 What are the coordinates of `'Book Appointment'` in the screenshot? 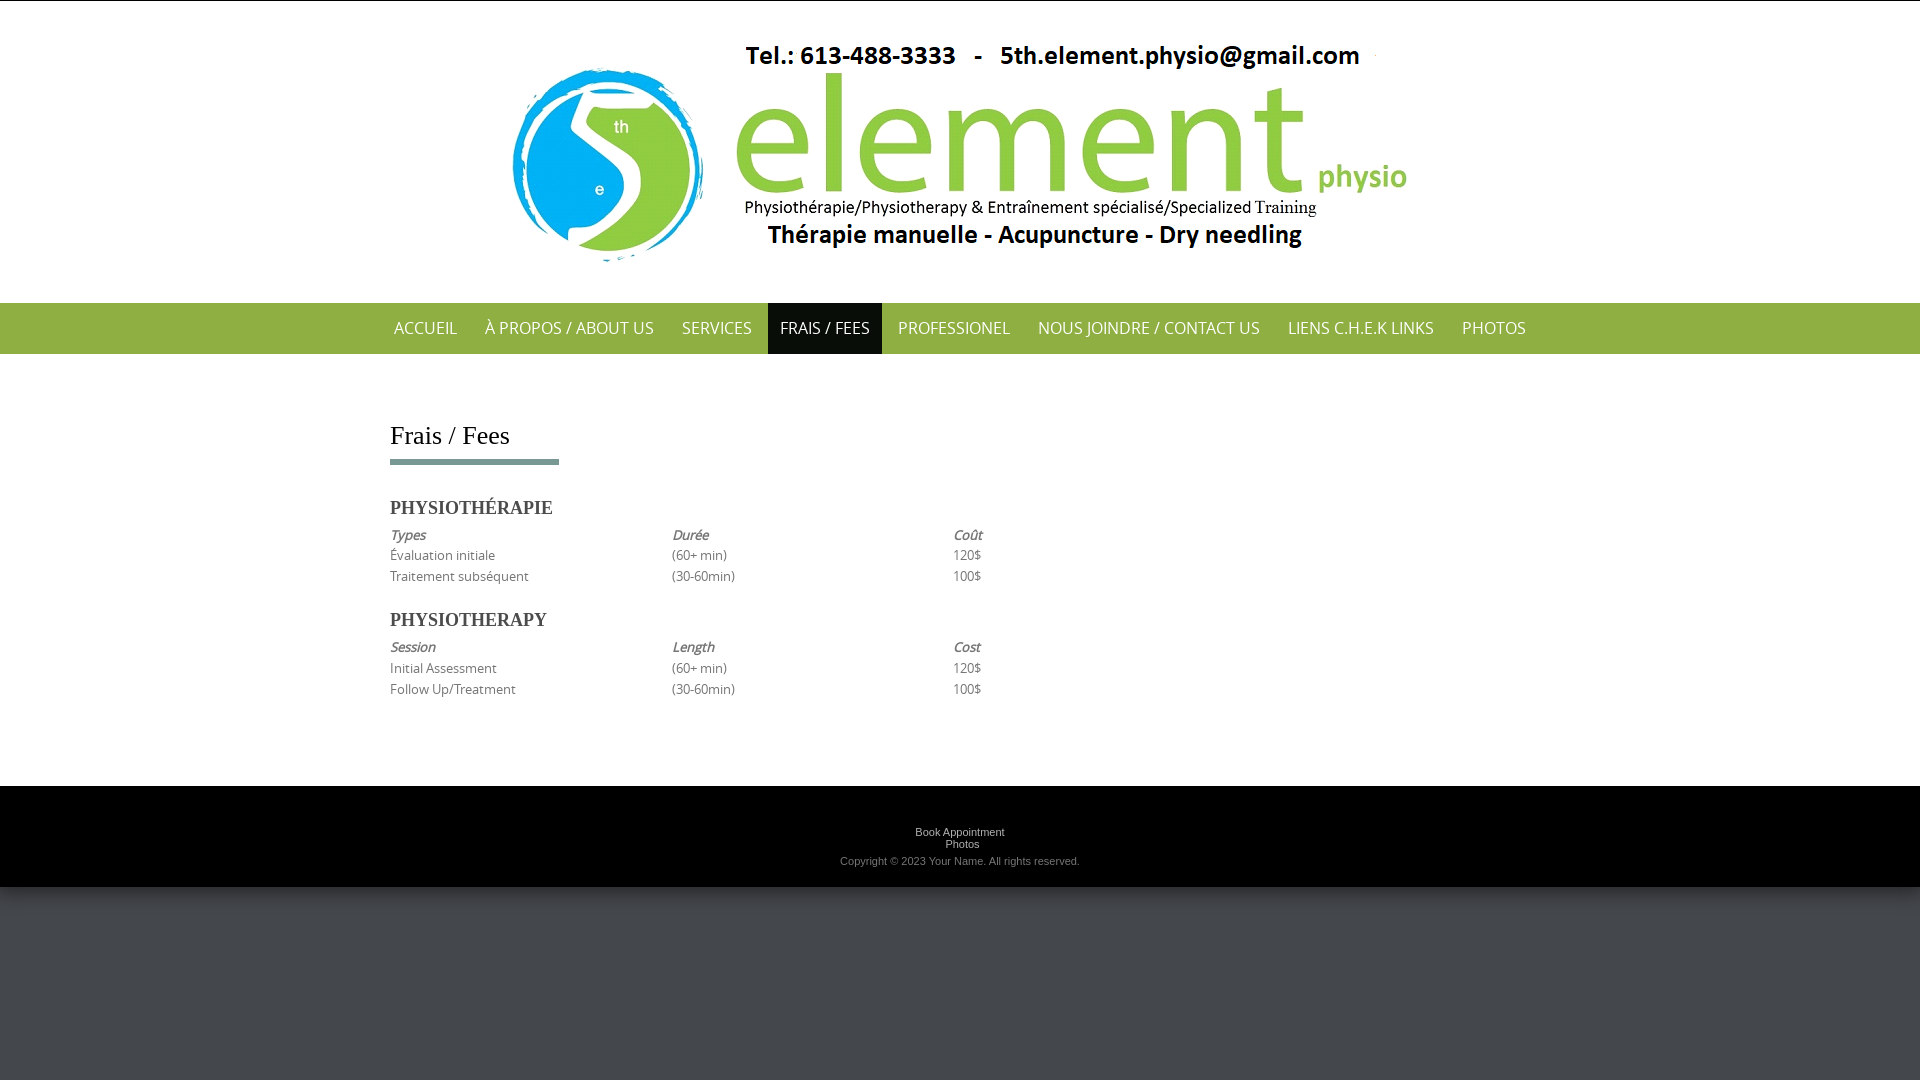 It's located at (958, 832).